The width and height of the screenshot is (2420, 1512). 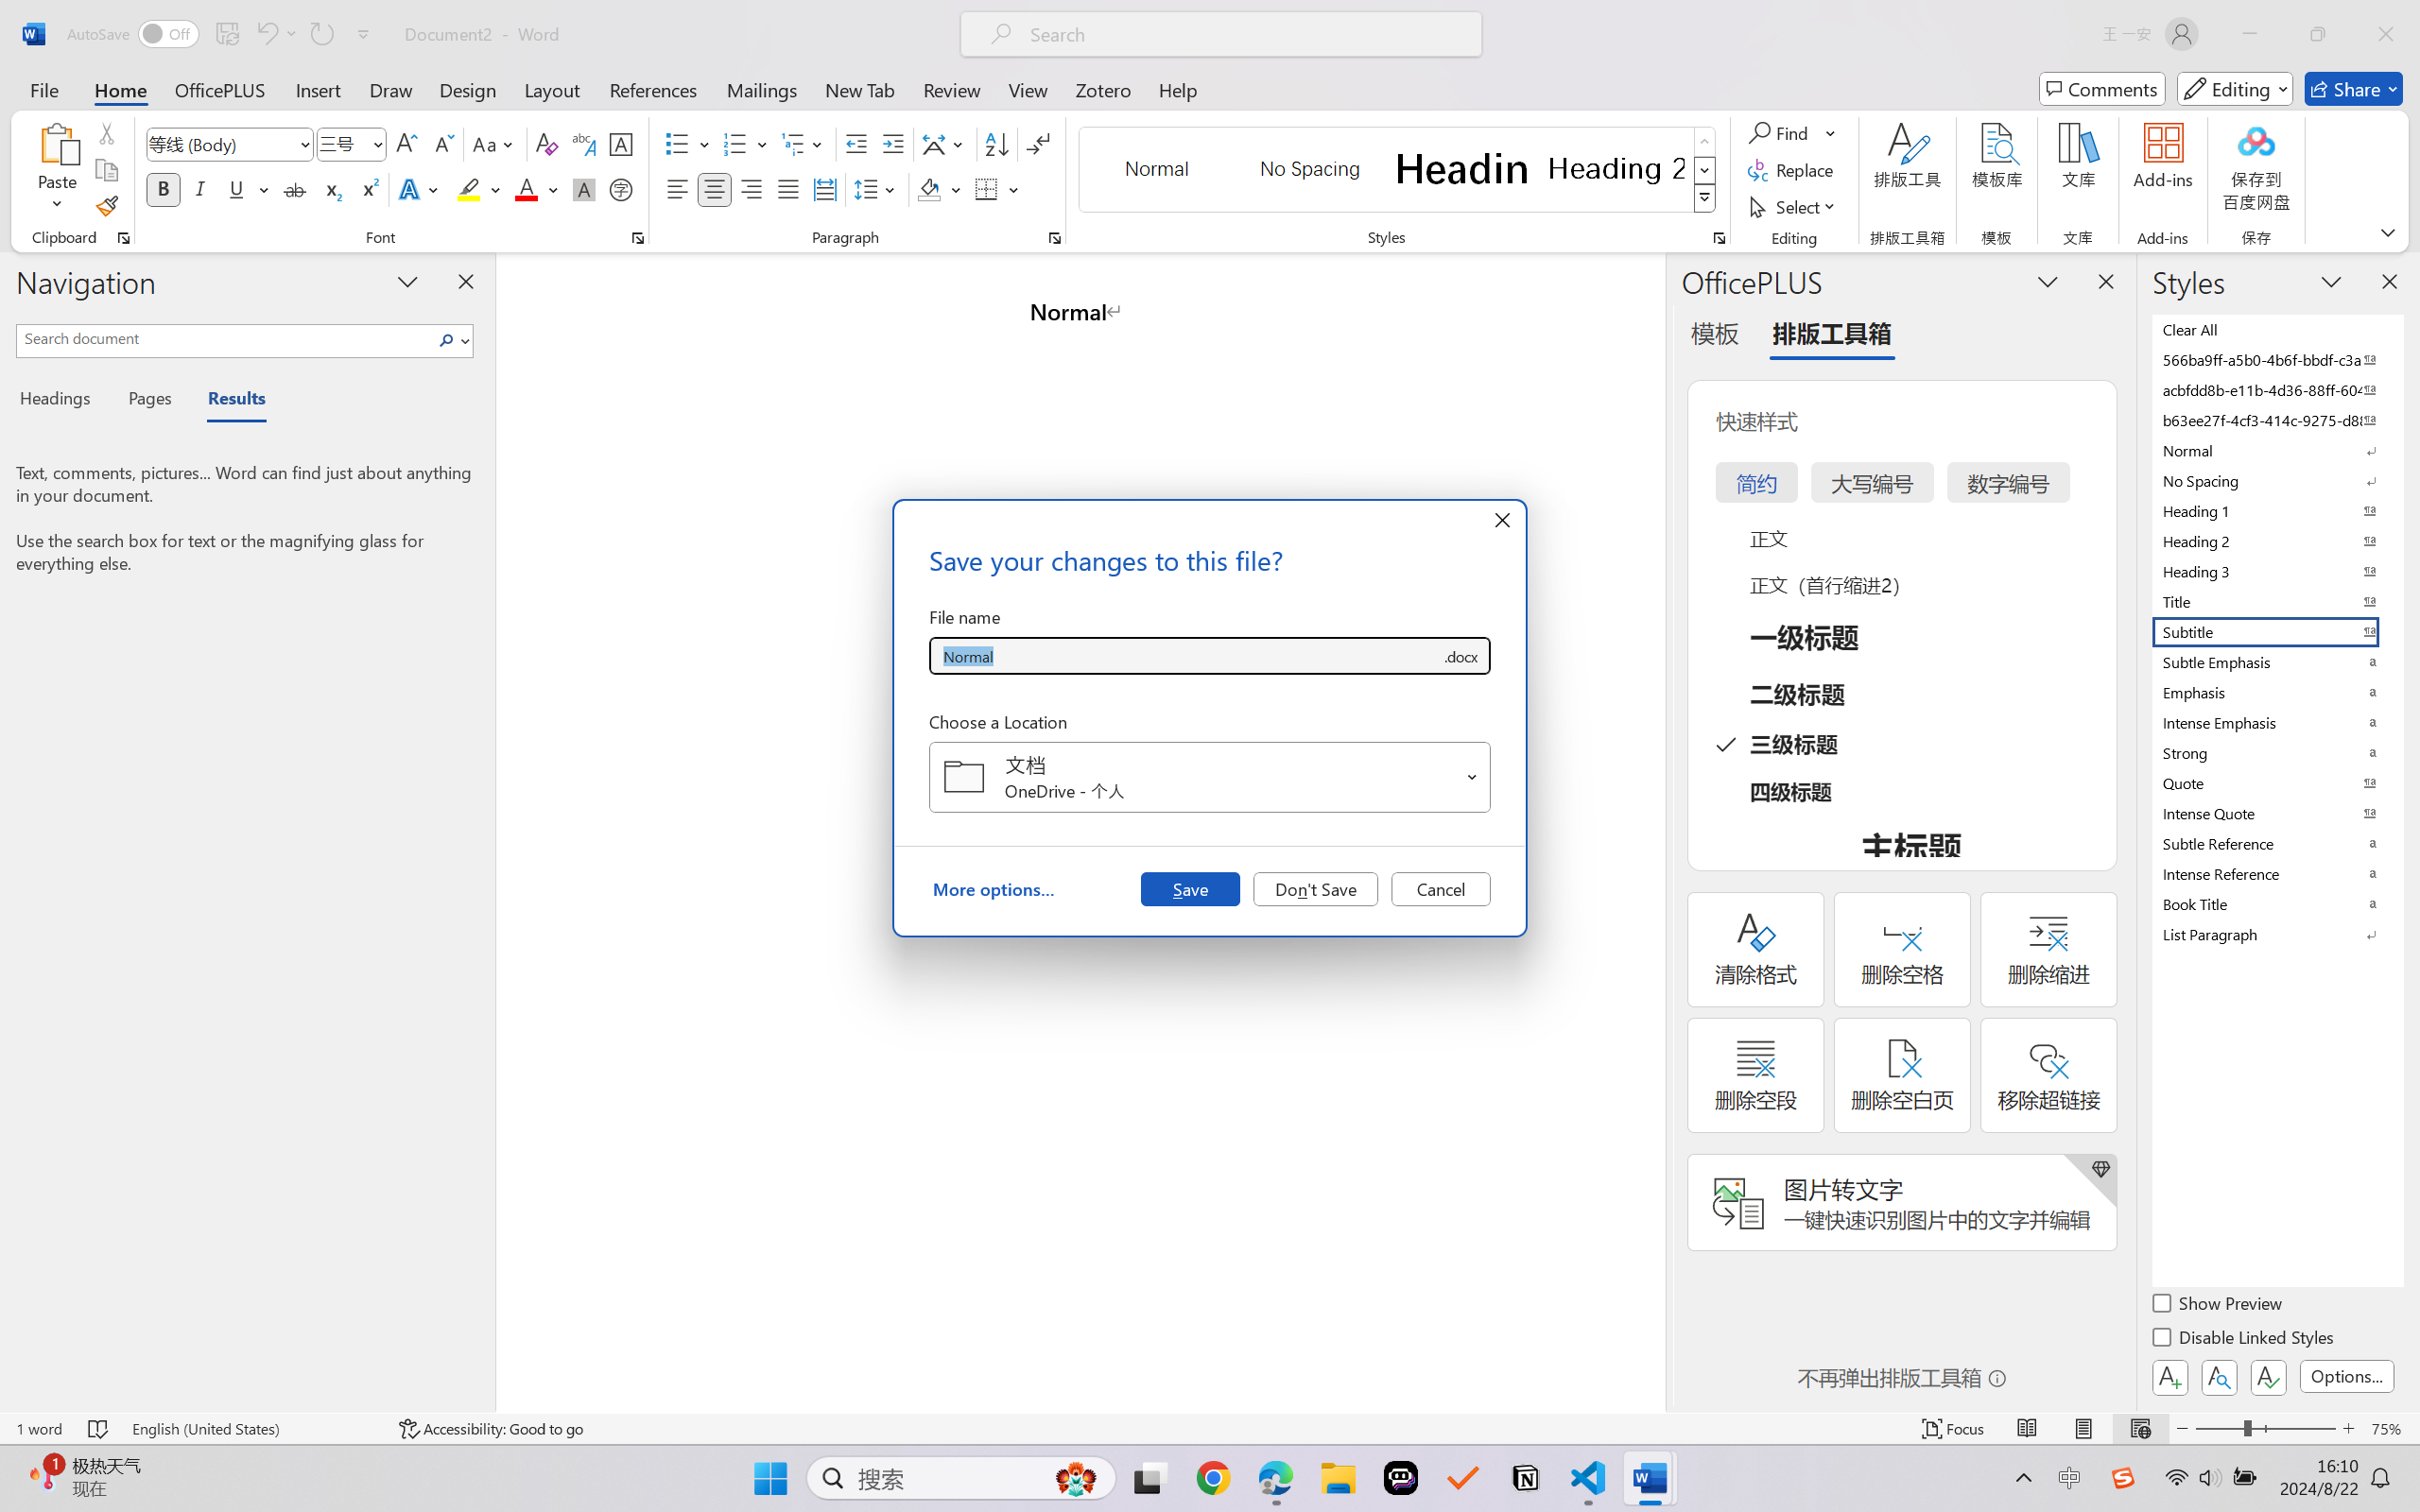 What do you see at coordinates (2275, 449) in the screenshot?
I see `'Normal'` at bounding box center [2275, 449].